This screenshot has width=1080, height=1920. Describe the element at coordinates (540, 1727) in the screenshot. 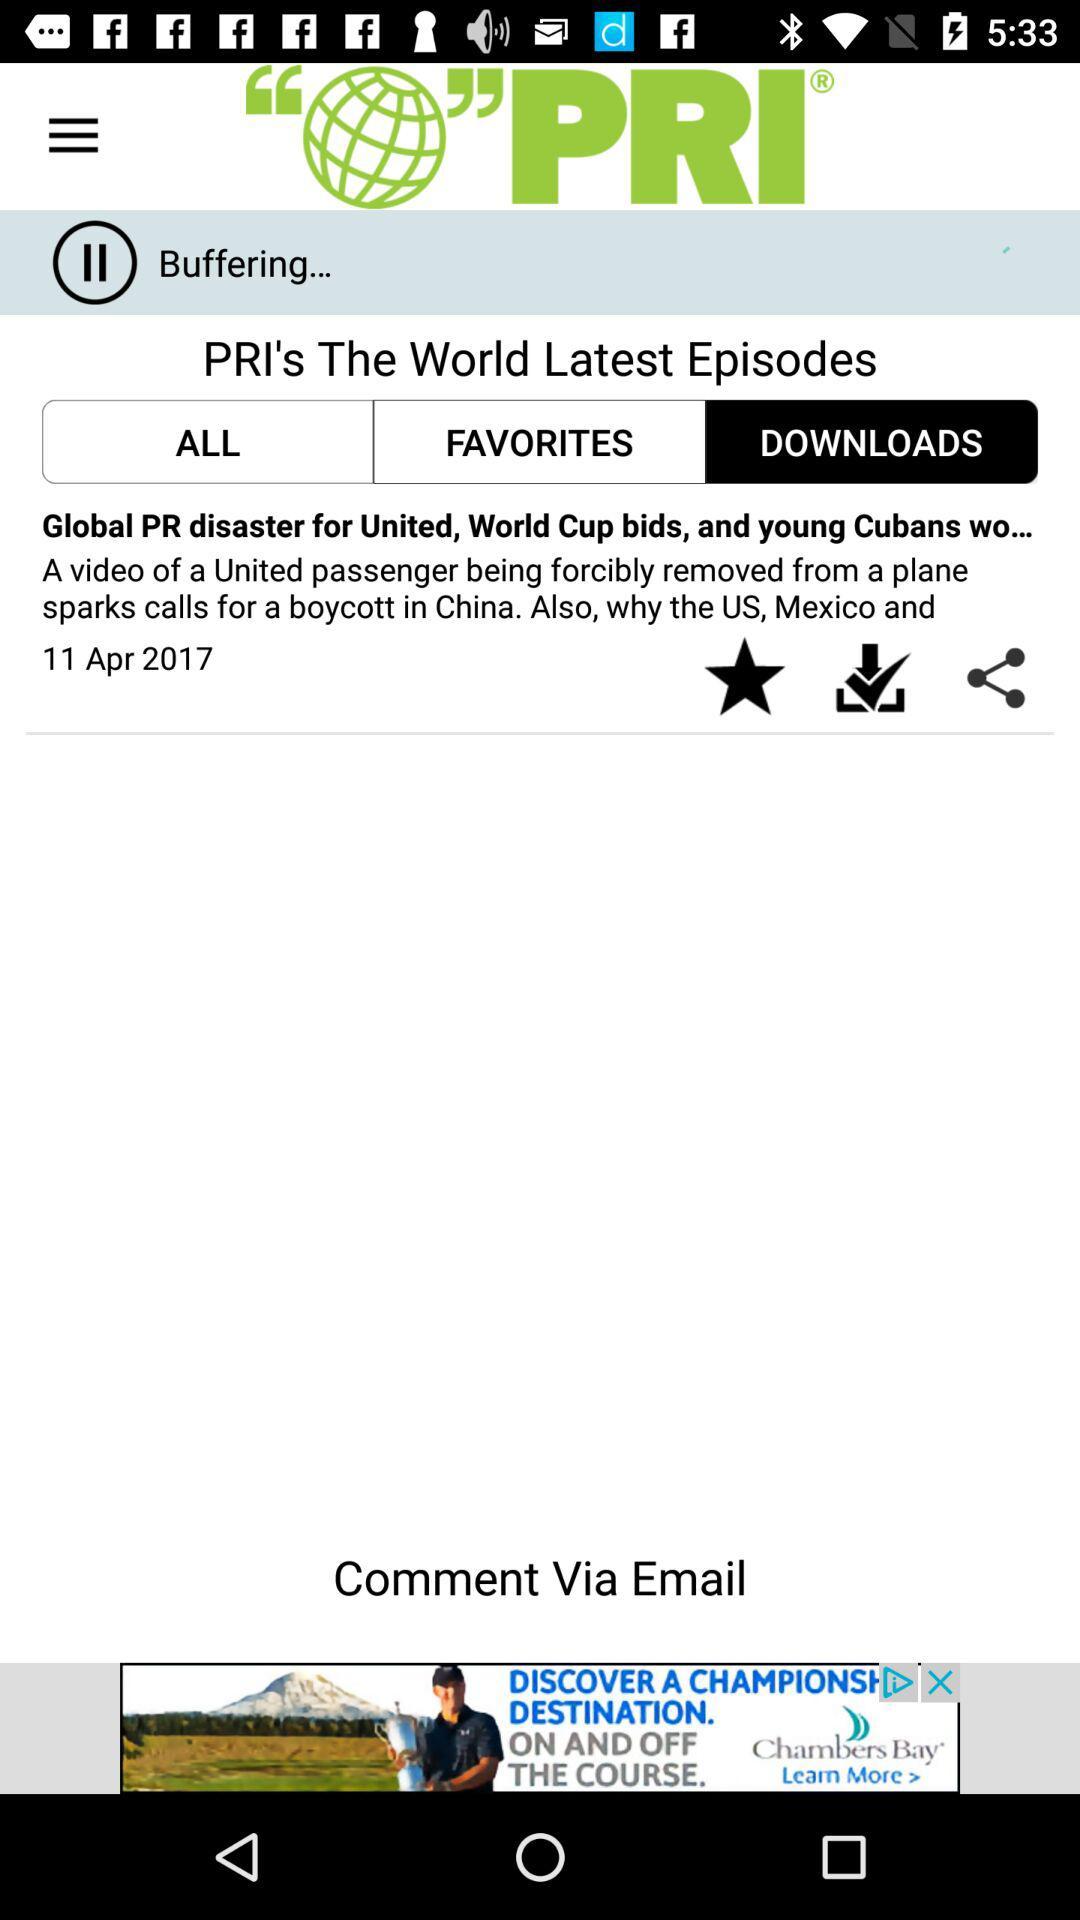

I see `click advertisement` at that location.